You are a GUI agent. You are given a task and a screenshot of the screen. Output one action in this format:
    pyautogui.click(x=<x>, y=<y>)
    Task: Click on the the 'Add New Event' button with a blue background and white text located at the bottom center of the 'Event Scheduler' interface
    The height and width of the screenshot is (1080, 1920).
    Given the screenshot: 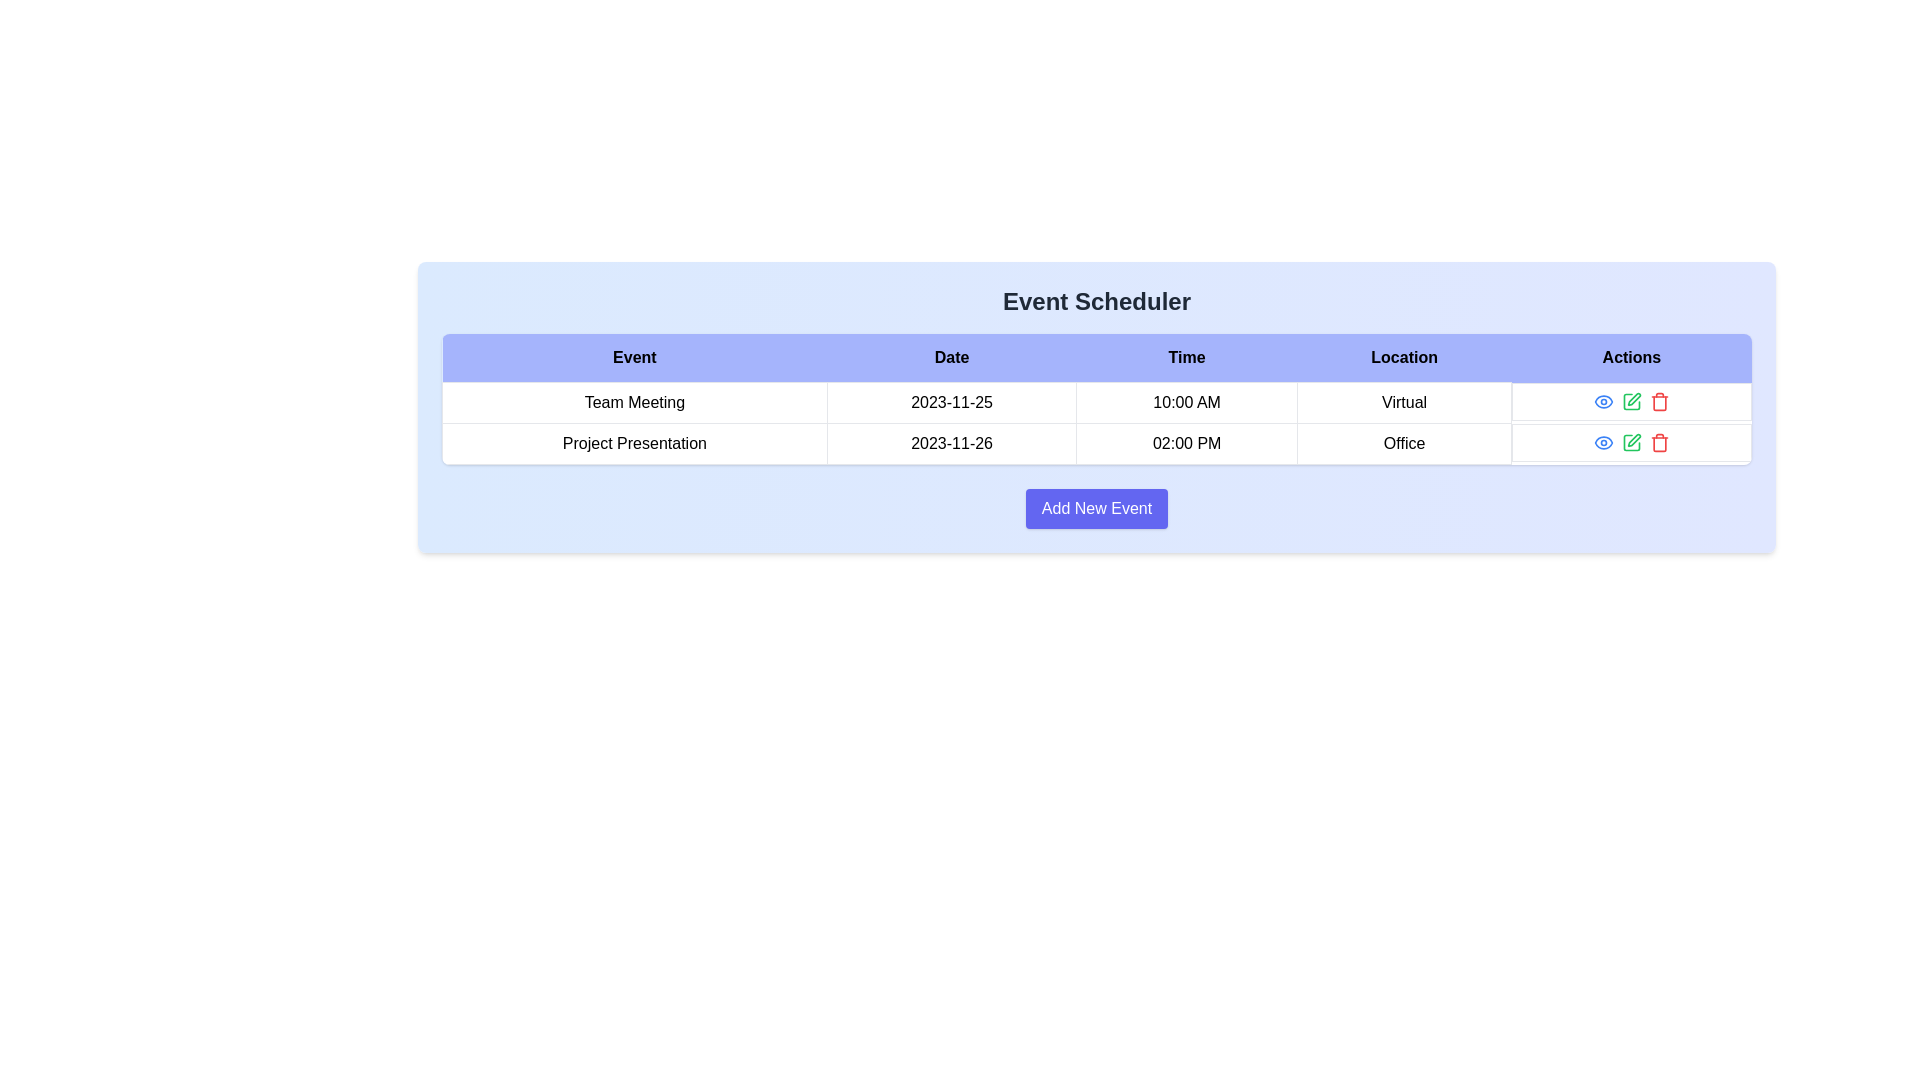 What is the action you would take?
    pyautogui.click(x=1096, y=508)
    